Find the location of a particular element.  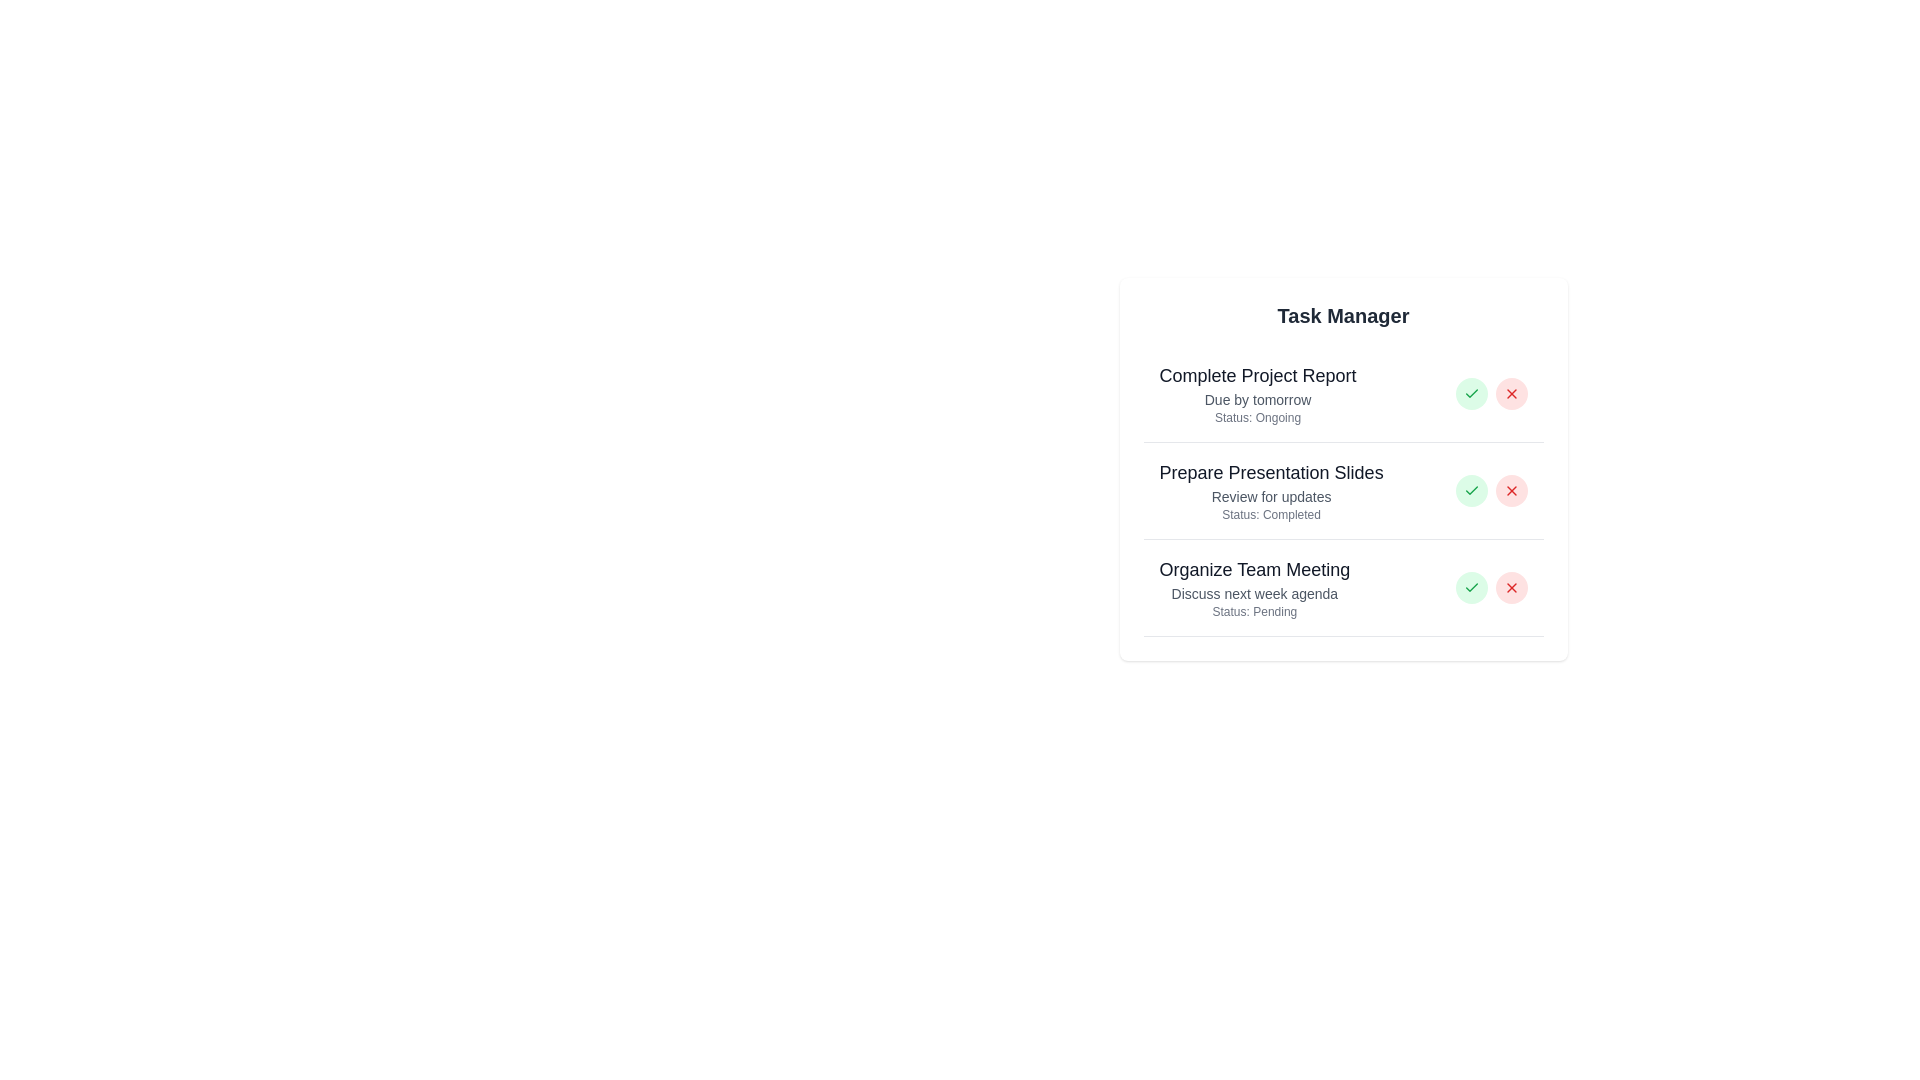

task information displayed in the second Textual Content Block within the 'Task Manager' section is located at coordinates (1270, 490).